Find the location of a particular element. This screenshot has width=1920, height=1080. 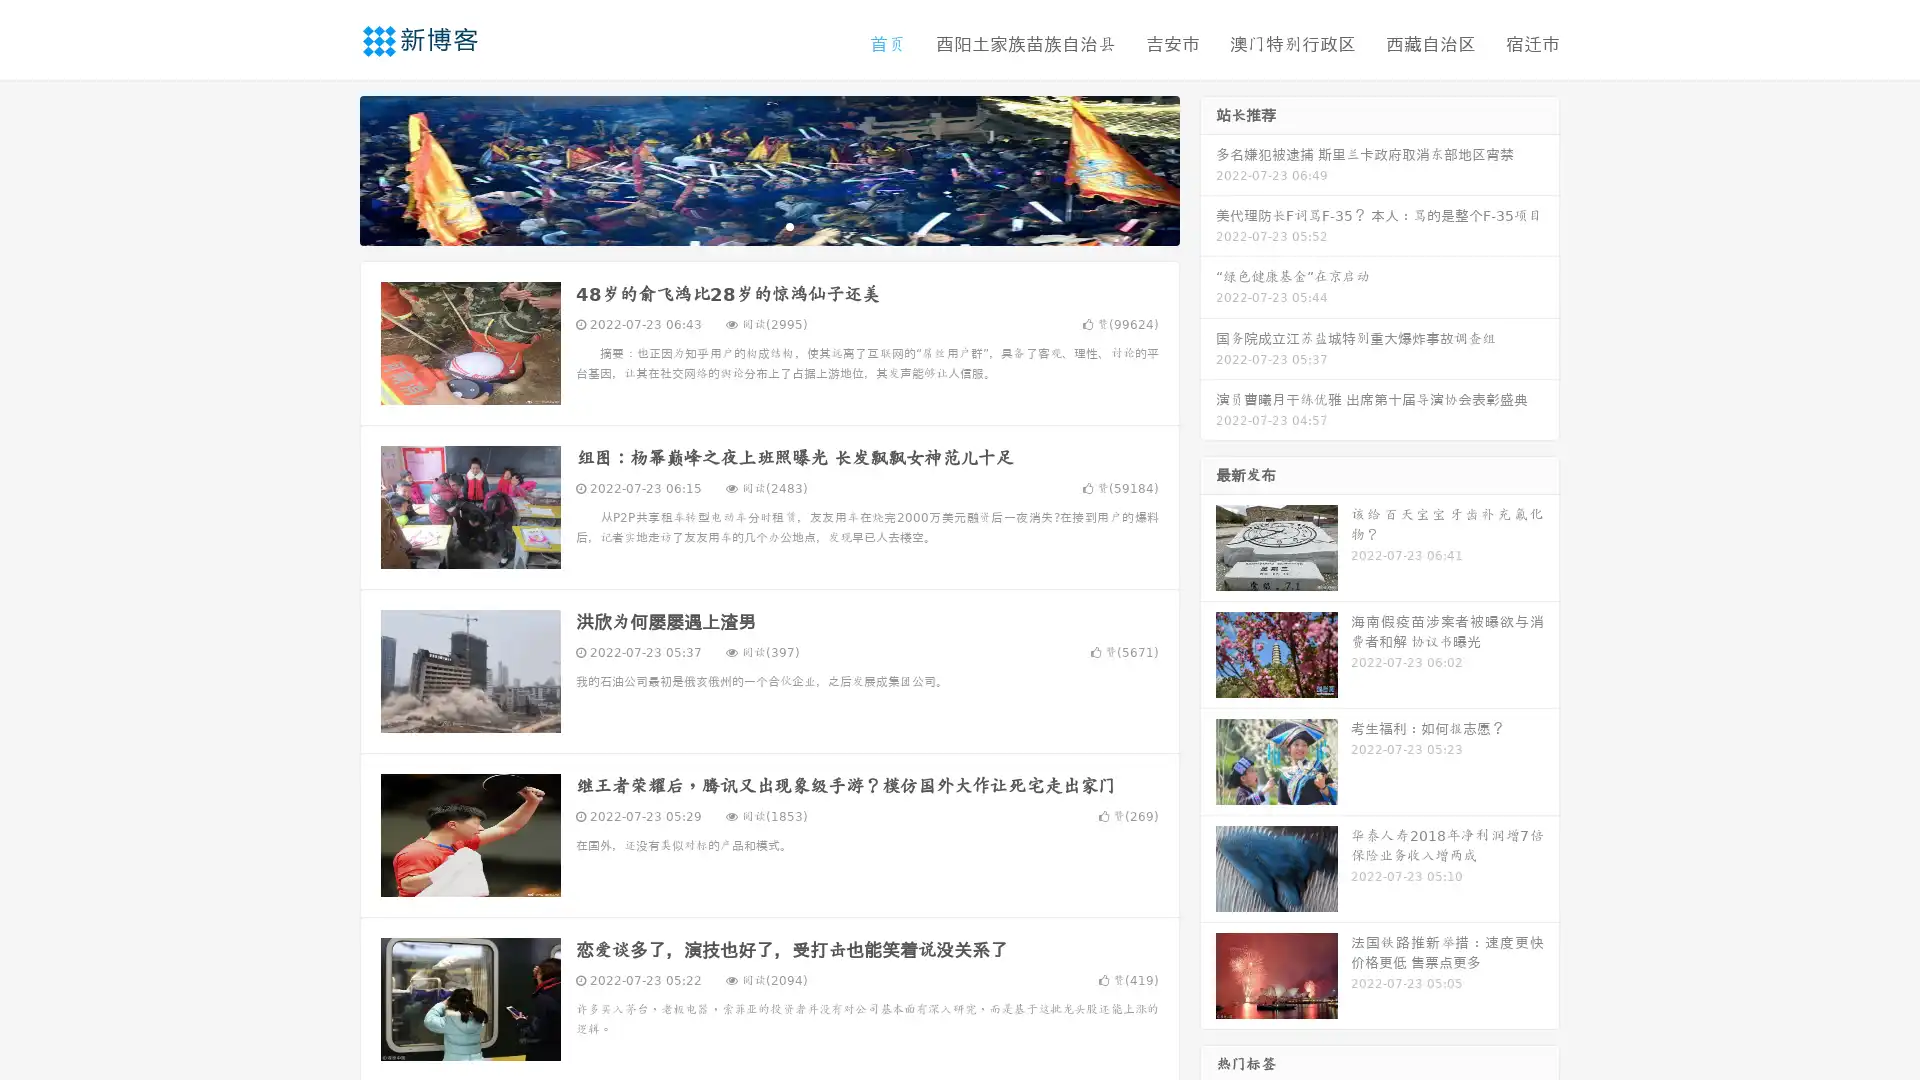

Previous slide is located at coordinates (330, 168).